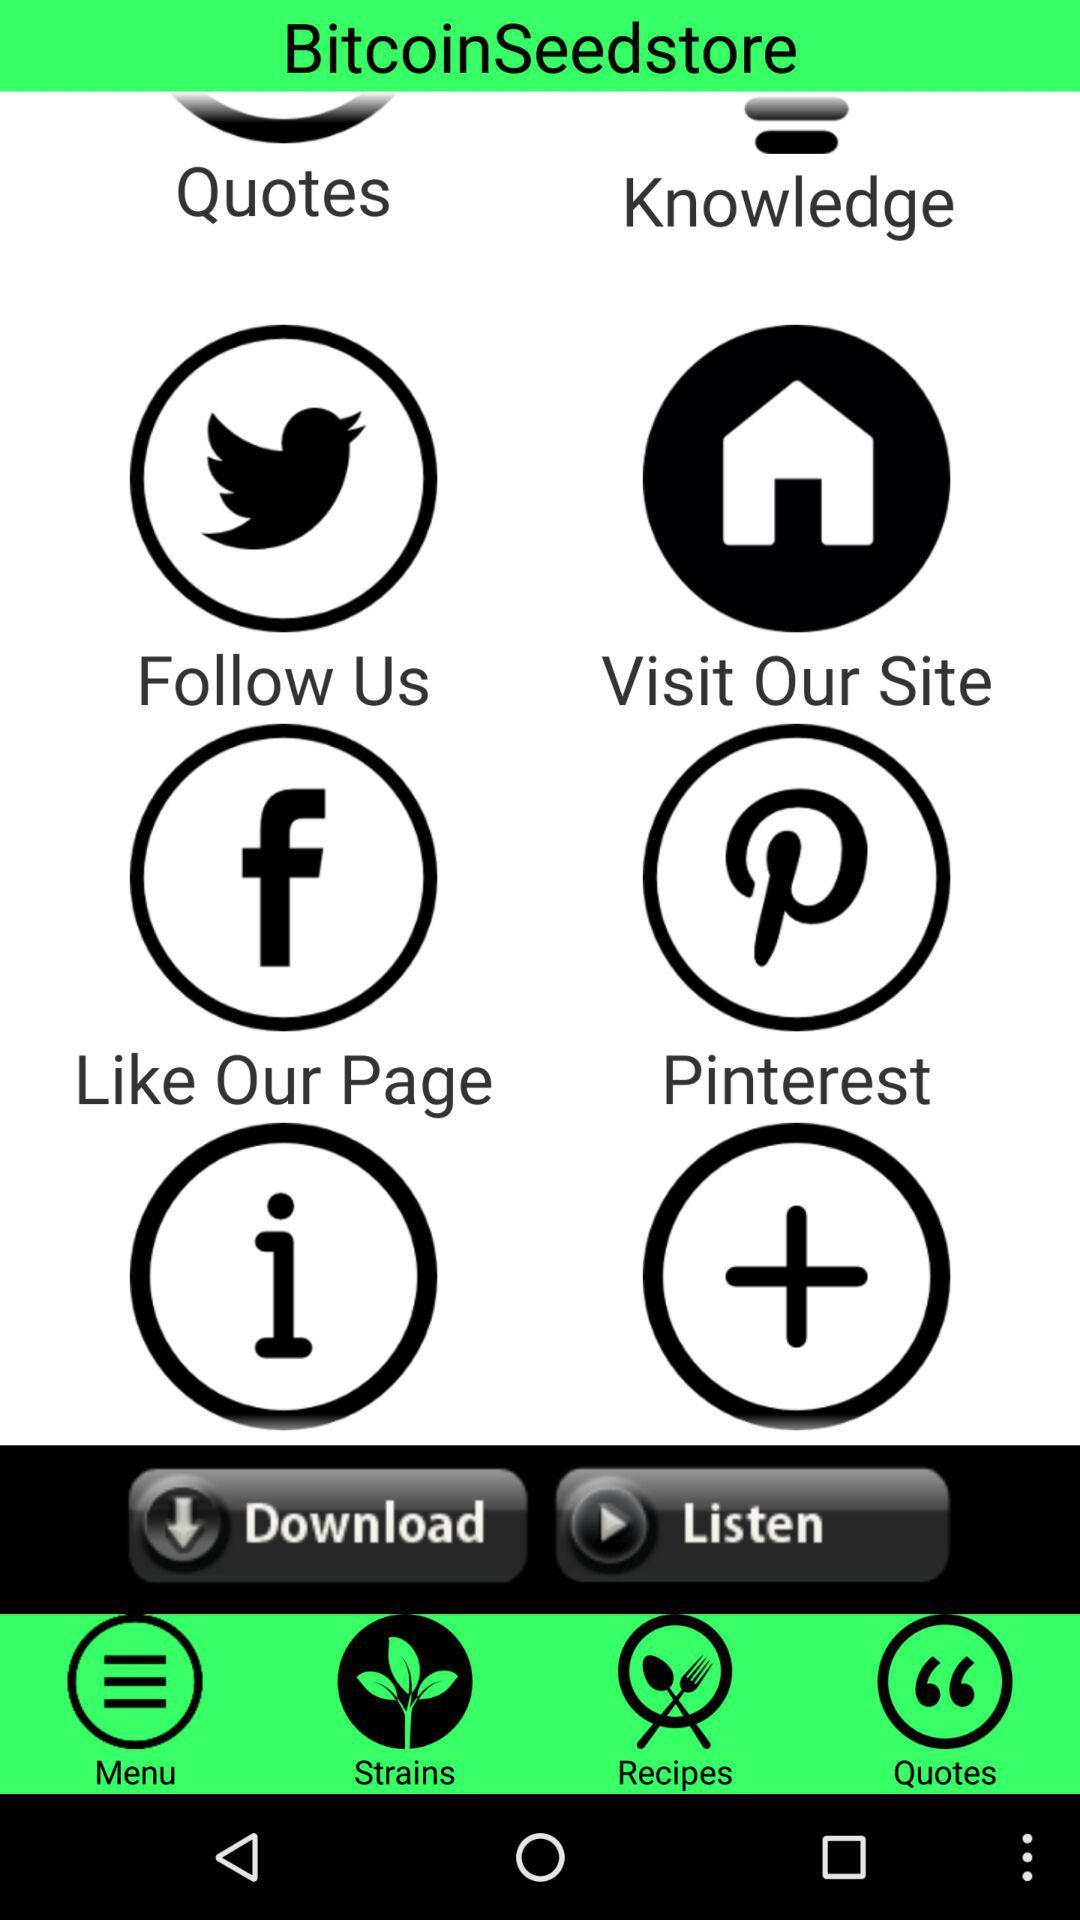 The image size is (1080, 1920). Describe the element at coordinates (540, 1528) in the screenshot. I see `left button download right button listen` at that location.